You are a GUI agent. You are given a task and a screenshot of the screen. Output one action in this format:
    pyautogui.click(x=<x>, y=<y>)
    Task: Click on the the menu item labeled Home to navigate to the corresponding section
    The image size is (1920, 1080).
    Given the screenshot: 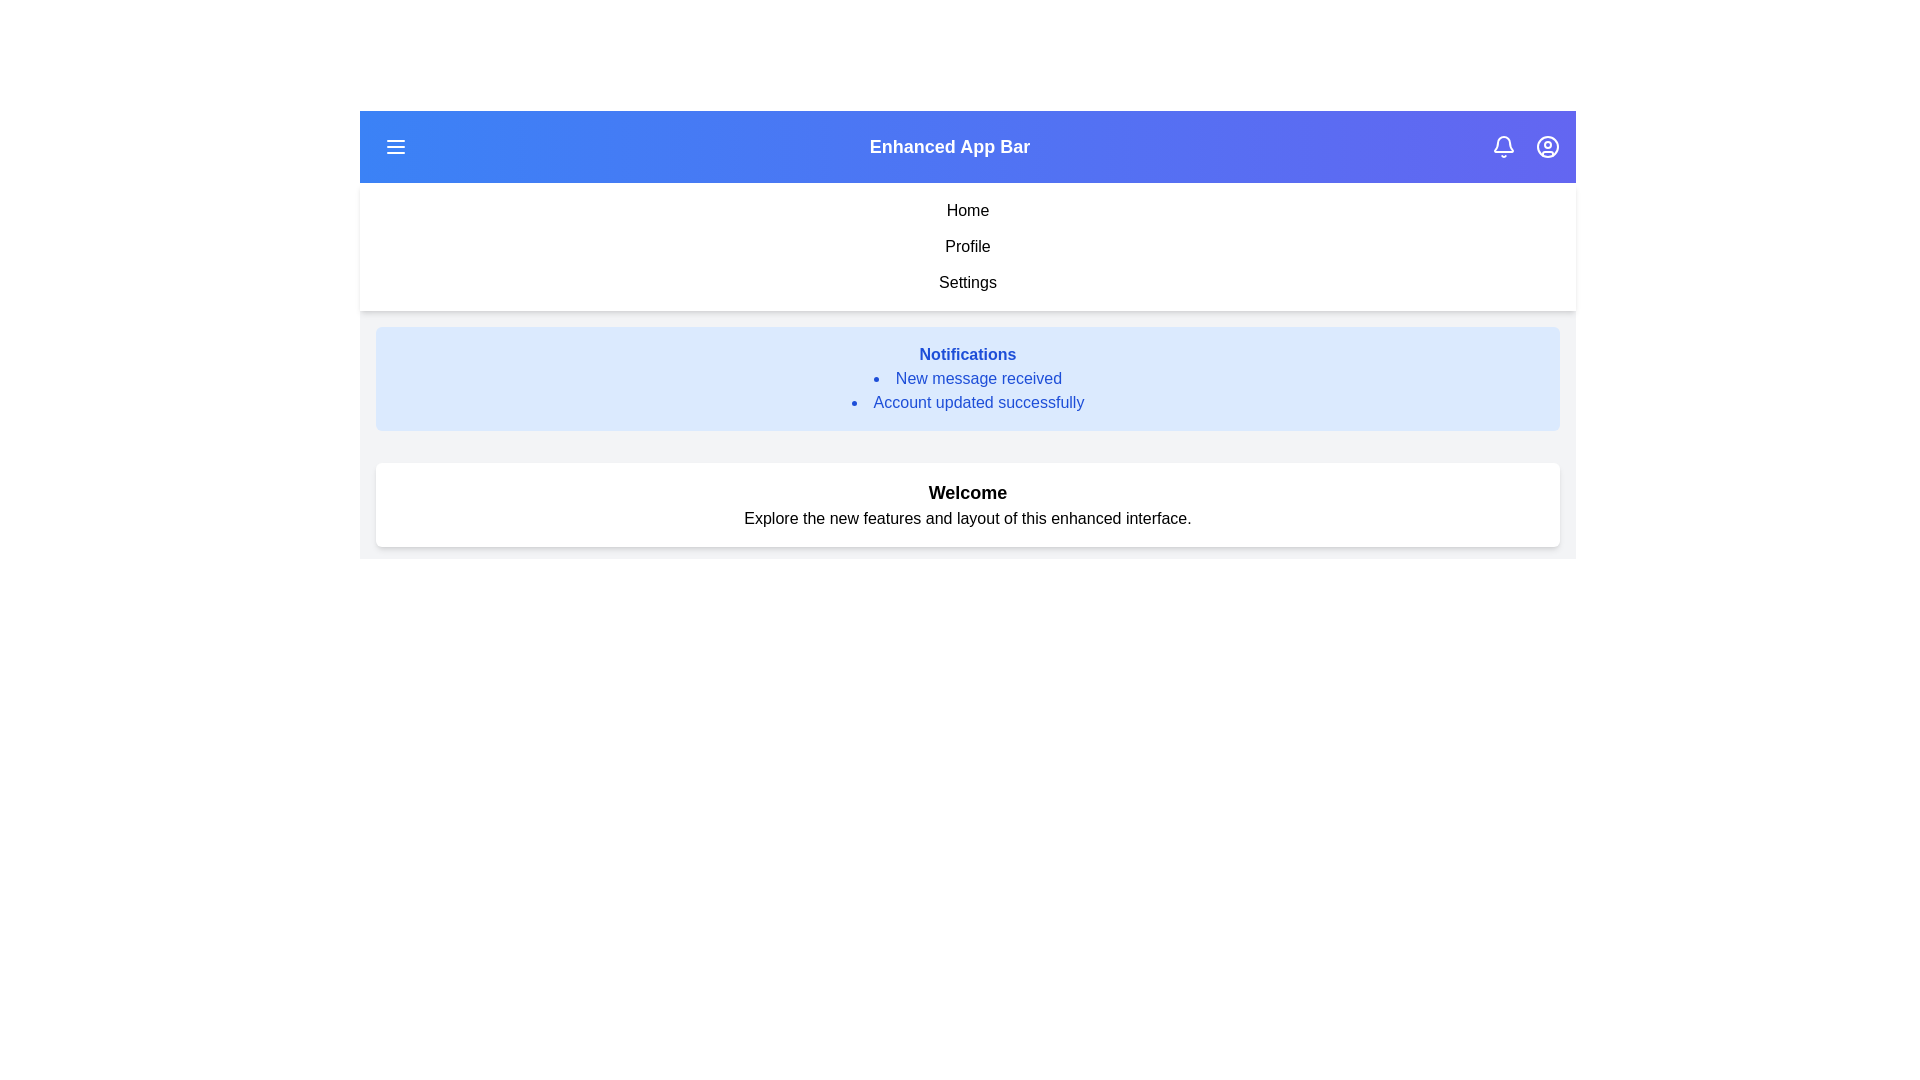 What is the action you would take?
    pyautogui.click(x=968, y=211)
    